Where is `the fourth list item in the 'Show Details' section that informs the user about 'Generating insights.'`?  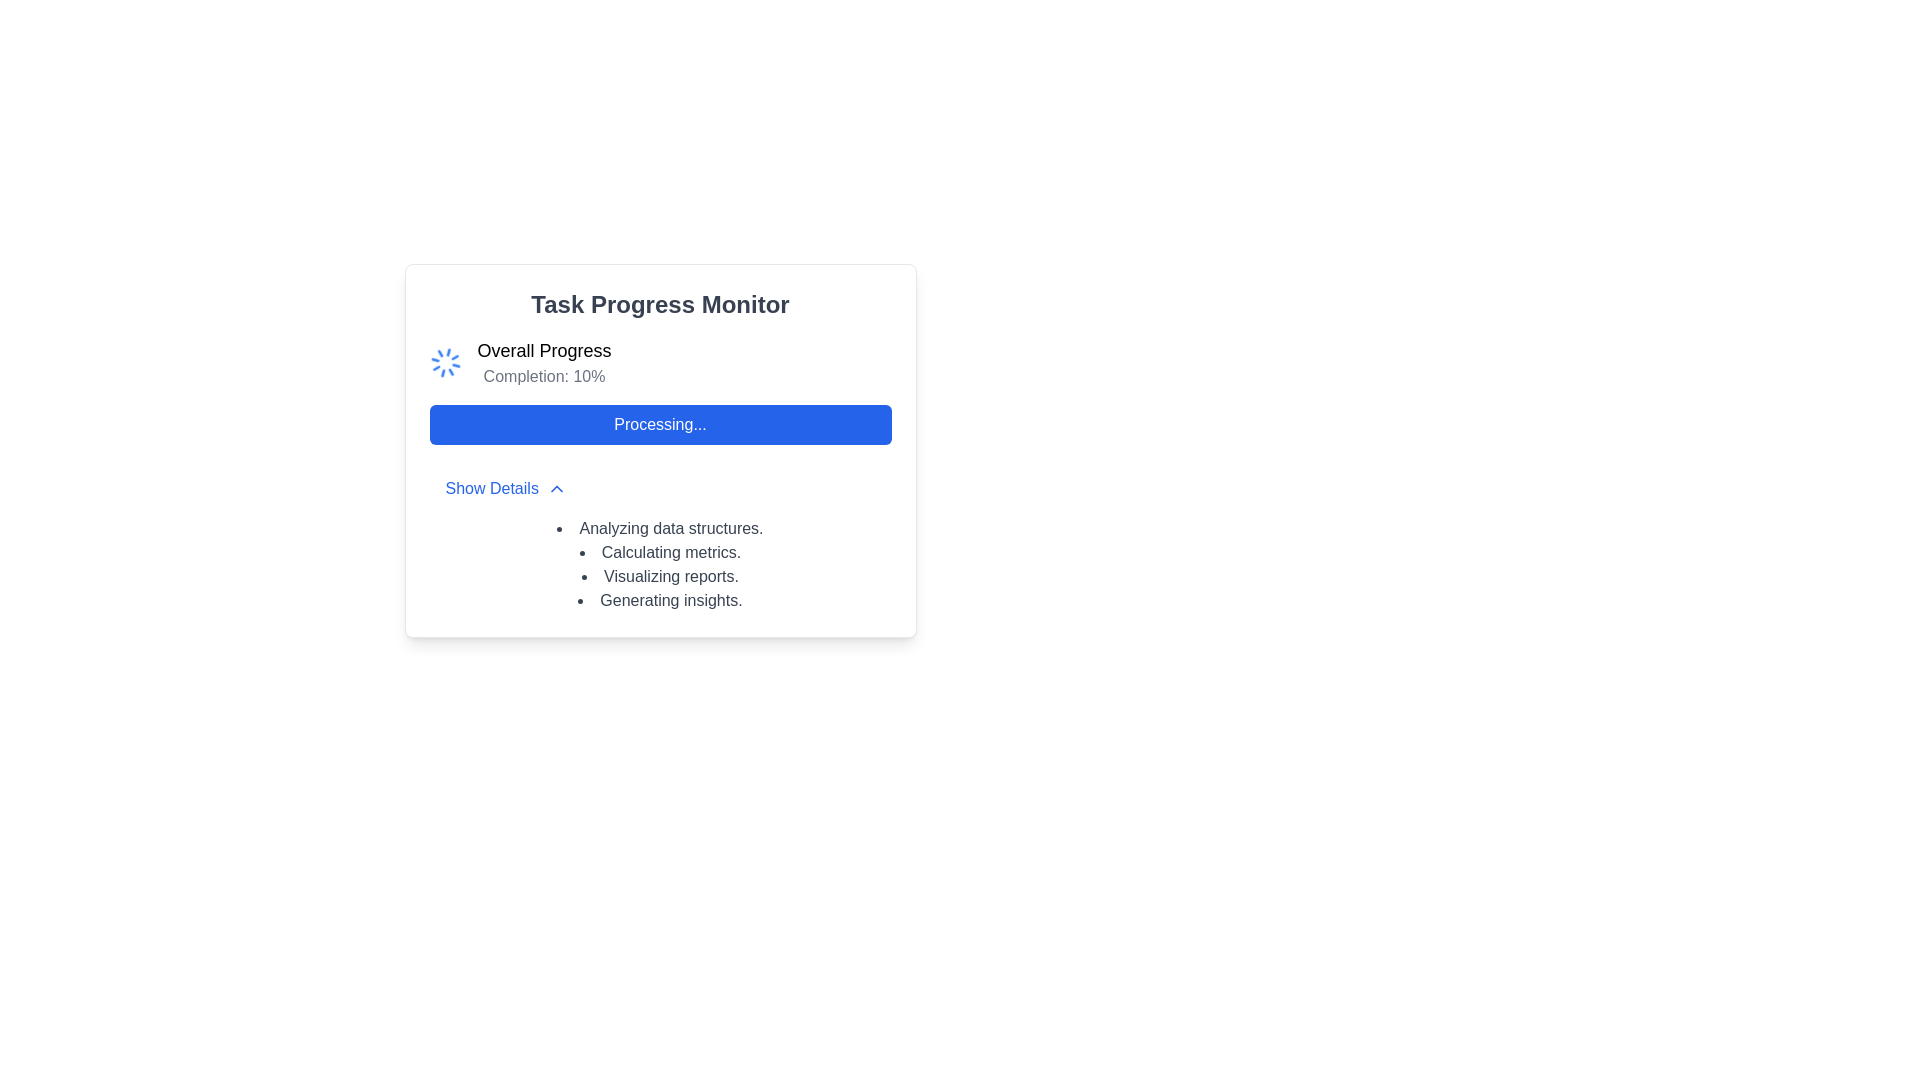 the fourth list item in the 'Show Details' section that informs the user about 'Generating insights.' is located at coordinates (660, 600).